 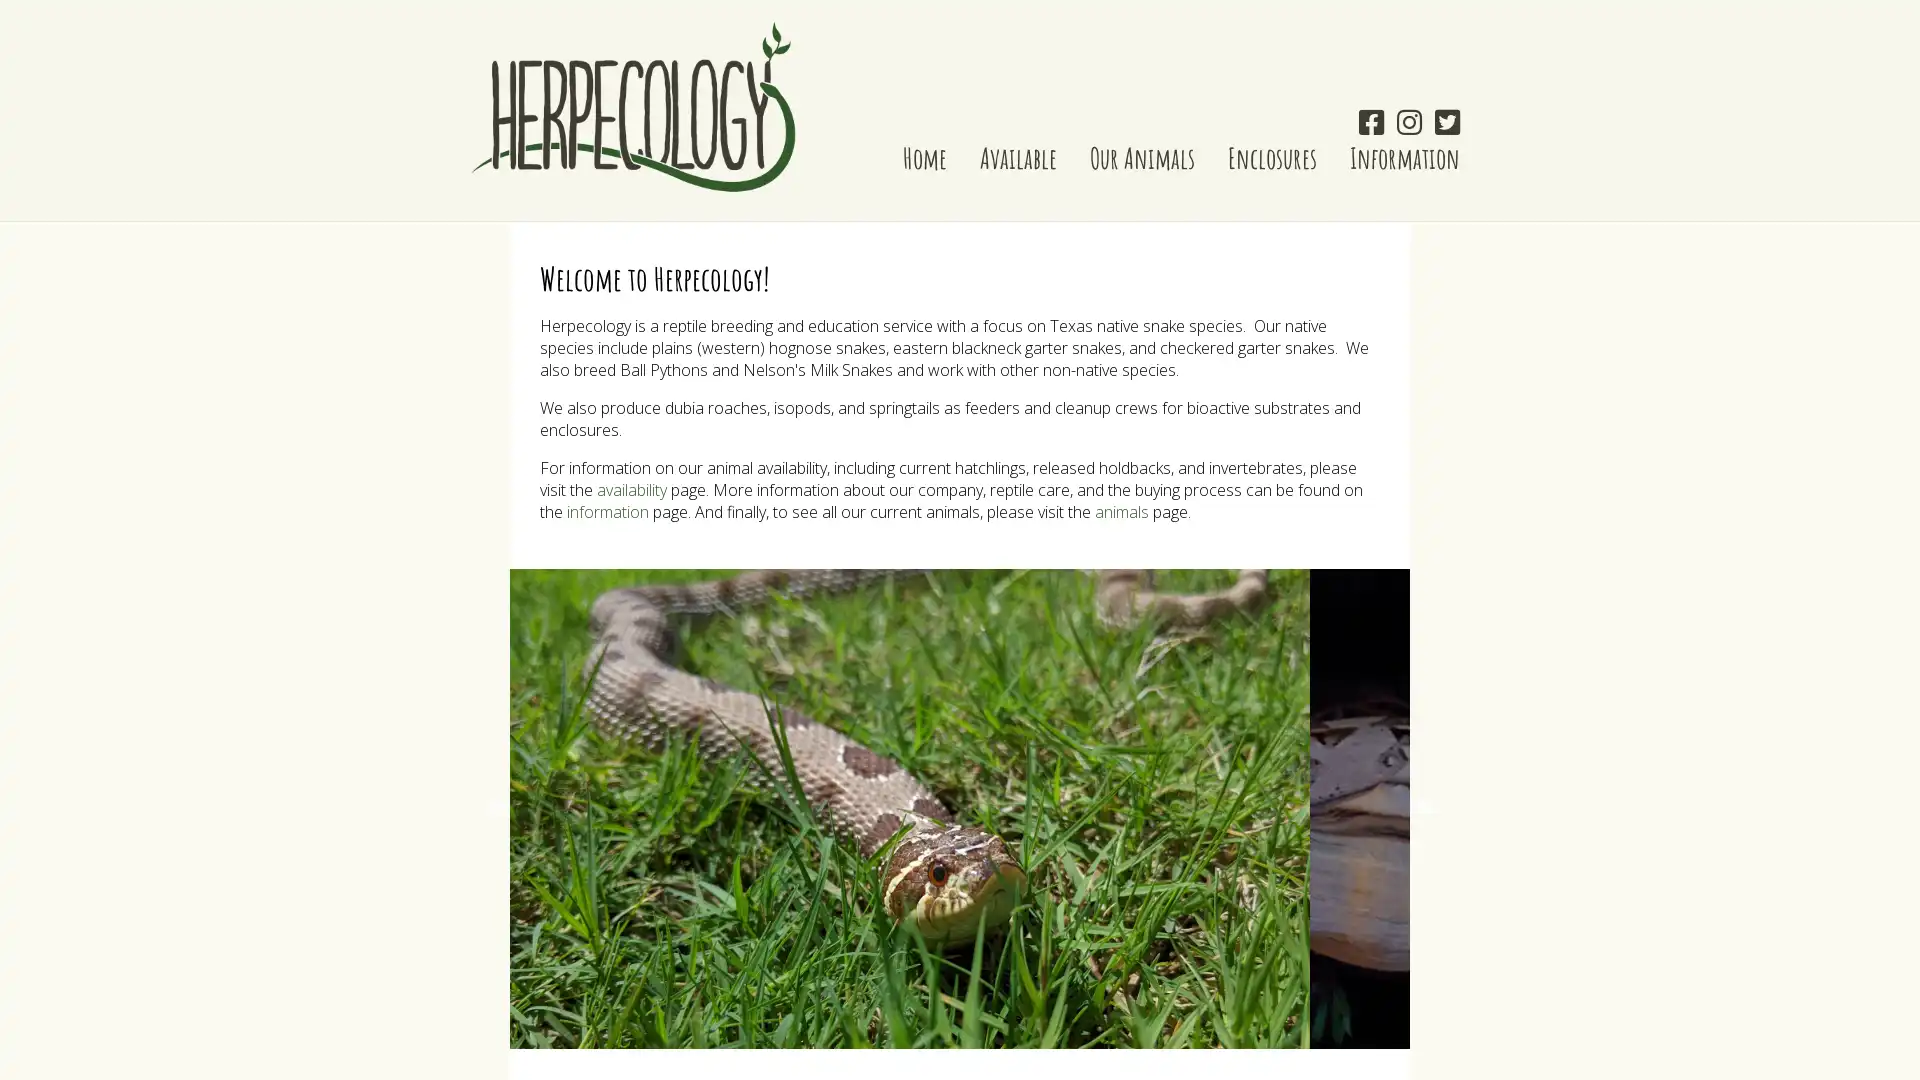 What do you see at coordinates (494, 839) in the screenshot?
I see `Previous` at bounding box center [494, 839].